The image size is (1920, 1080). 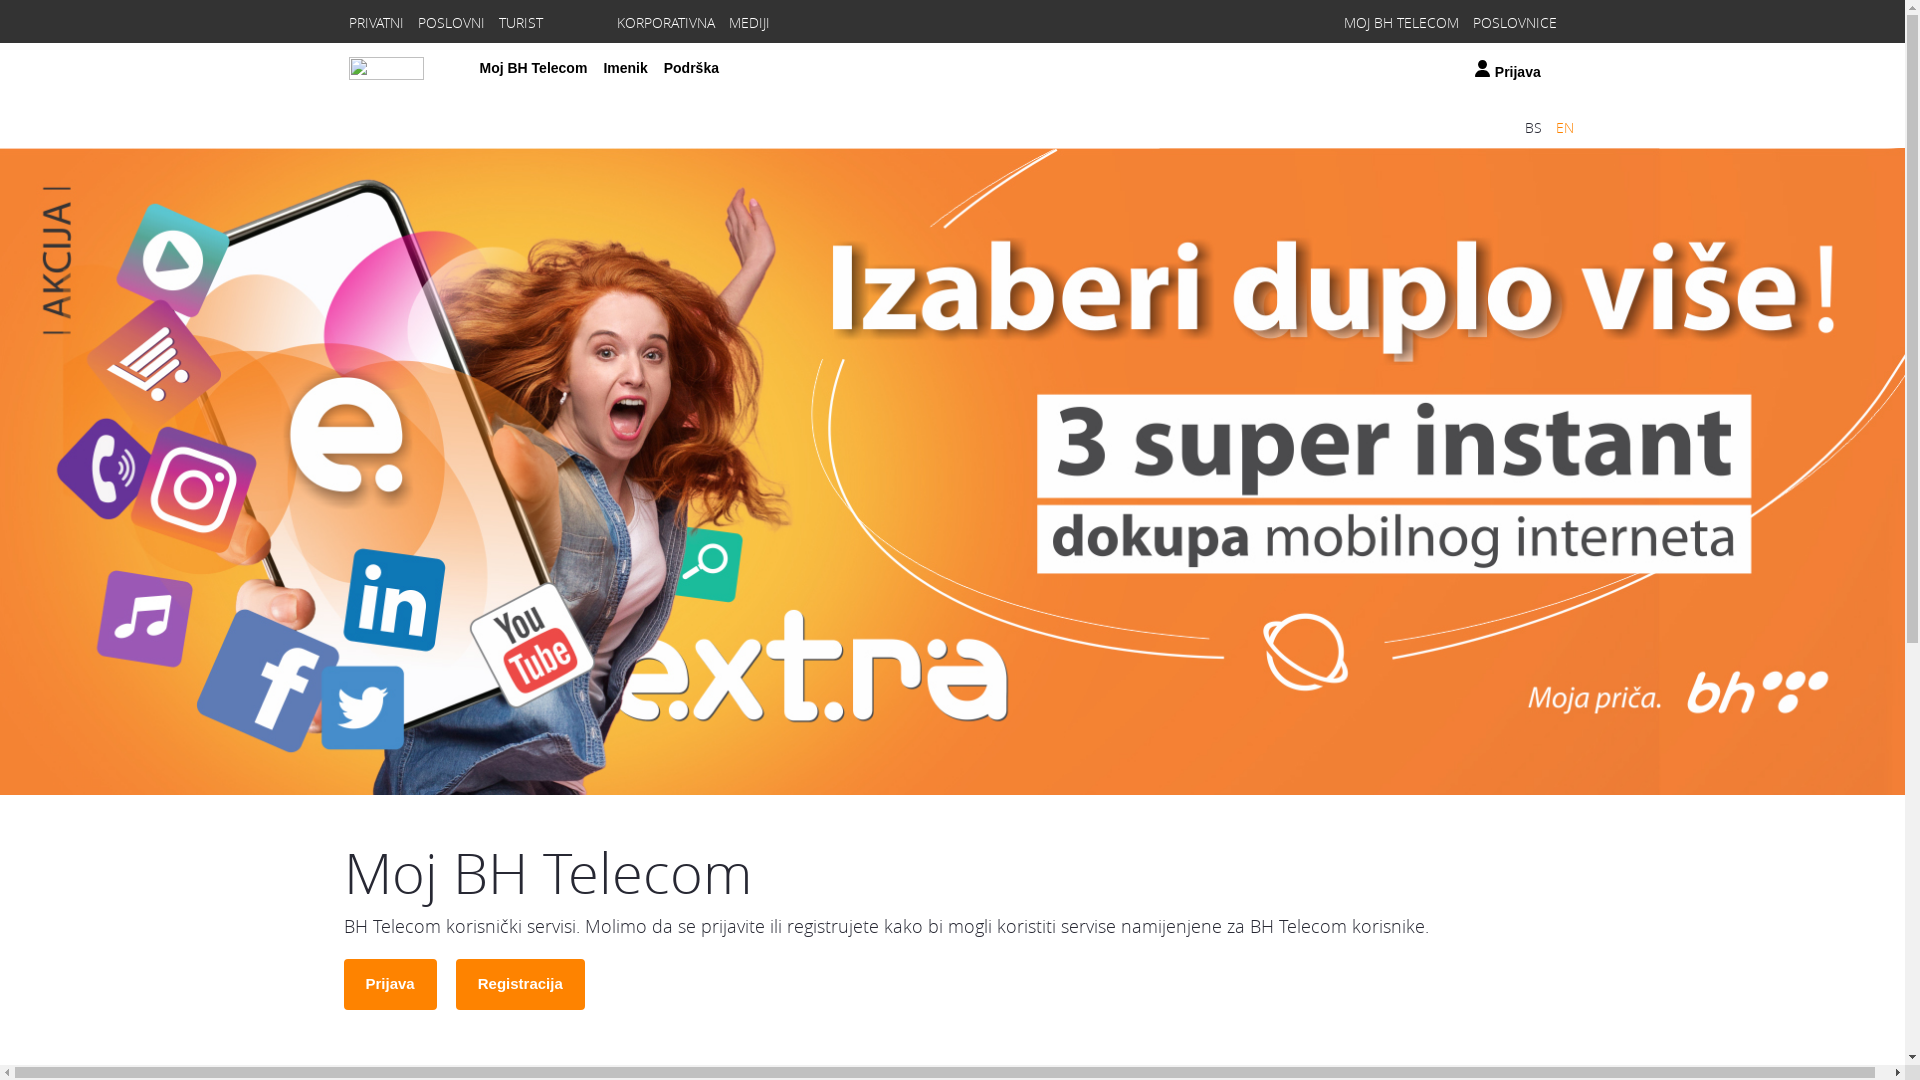 What do you see at coordinates (390, 983) in the screenshot?
I see `'Prijava'` at bounding box center [390, 983].